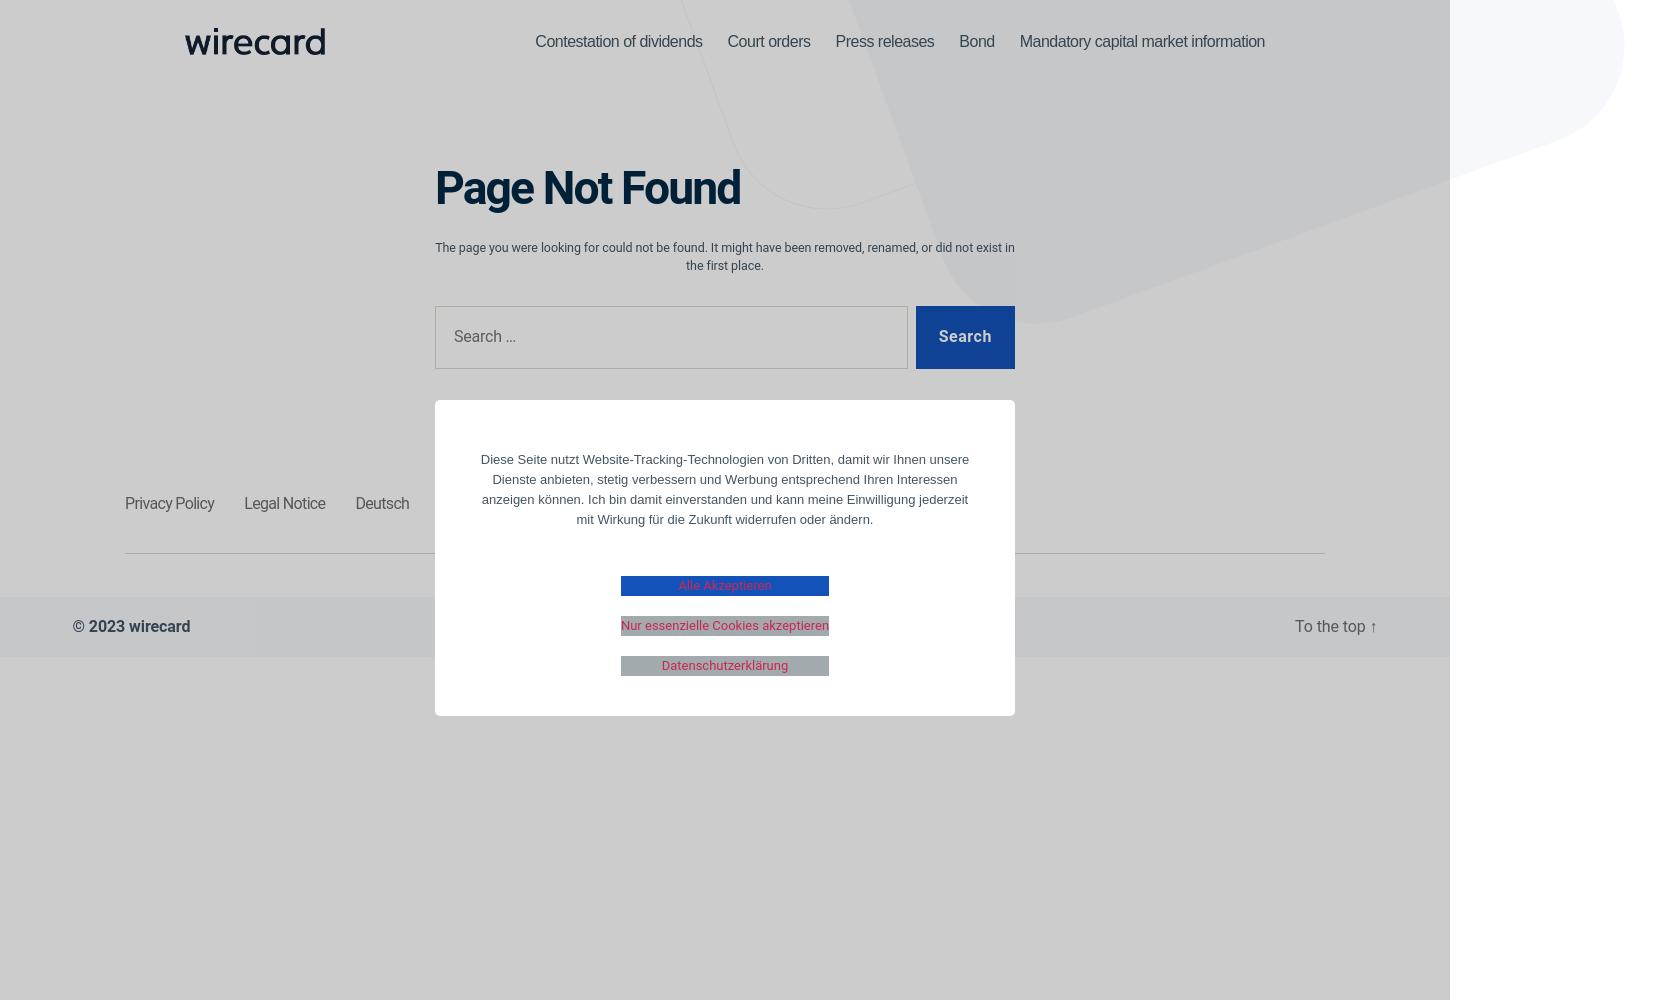 Image resolution: width=1653 pixels, height=1000 pixels. Describe the element at coordinates (884, 40) in the screenshot. I see `'Press releases'` at that location.